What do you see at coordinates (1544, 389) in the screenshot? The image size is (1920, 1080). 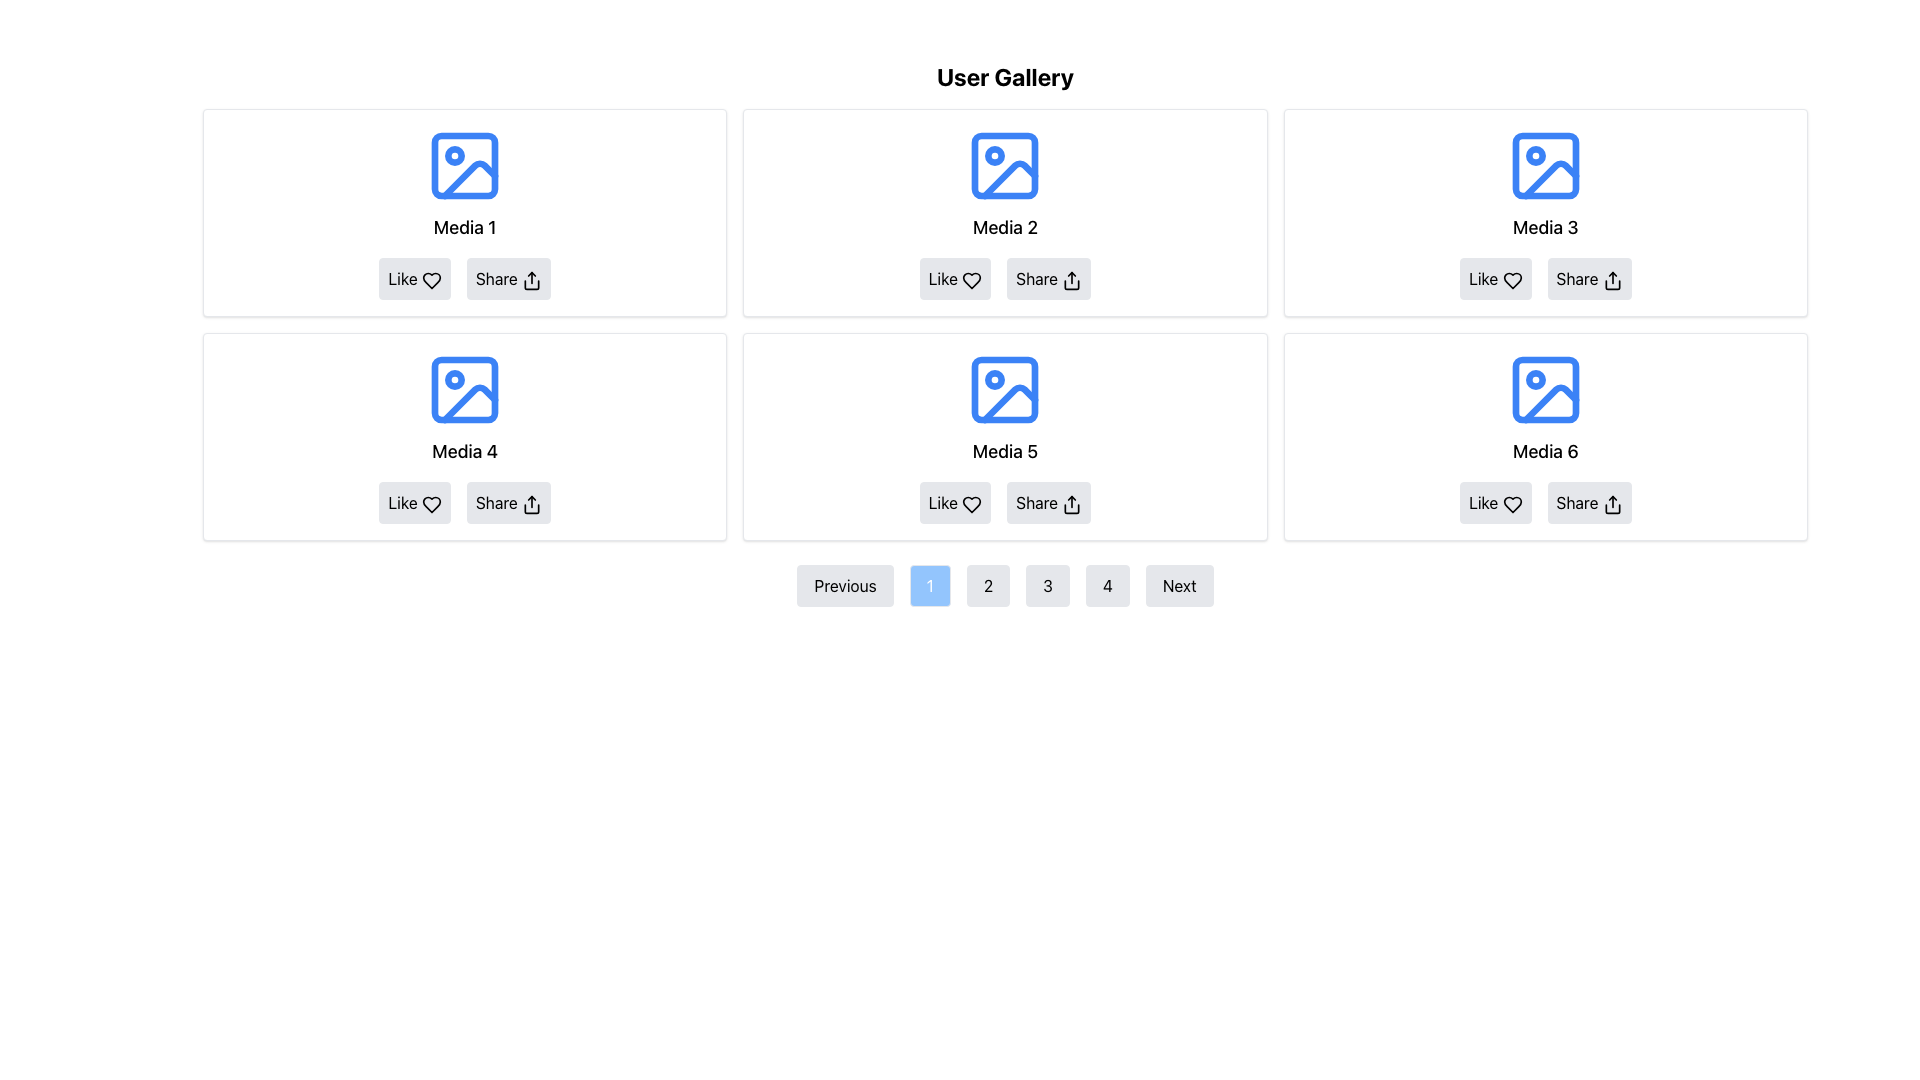 I see `the image icon representing the sixth media item in the gallery view, located in the bottom-right cell of the two-row grid` at bounding box center [1544, 389].